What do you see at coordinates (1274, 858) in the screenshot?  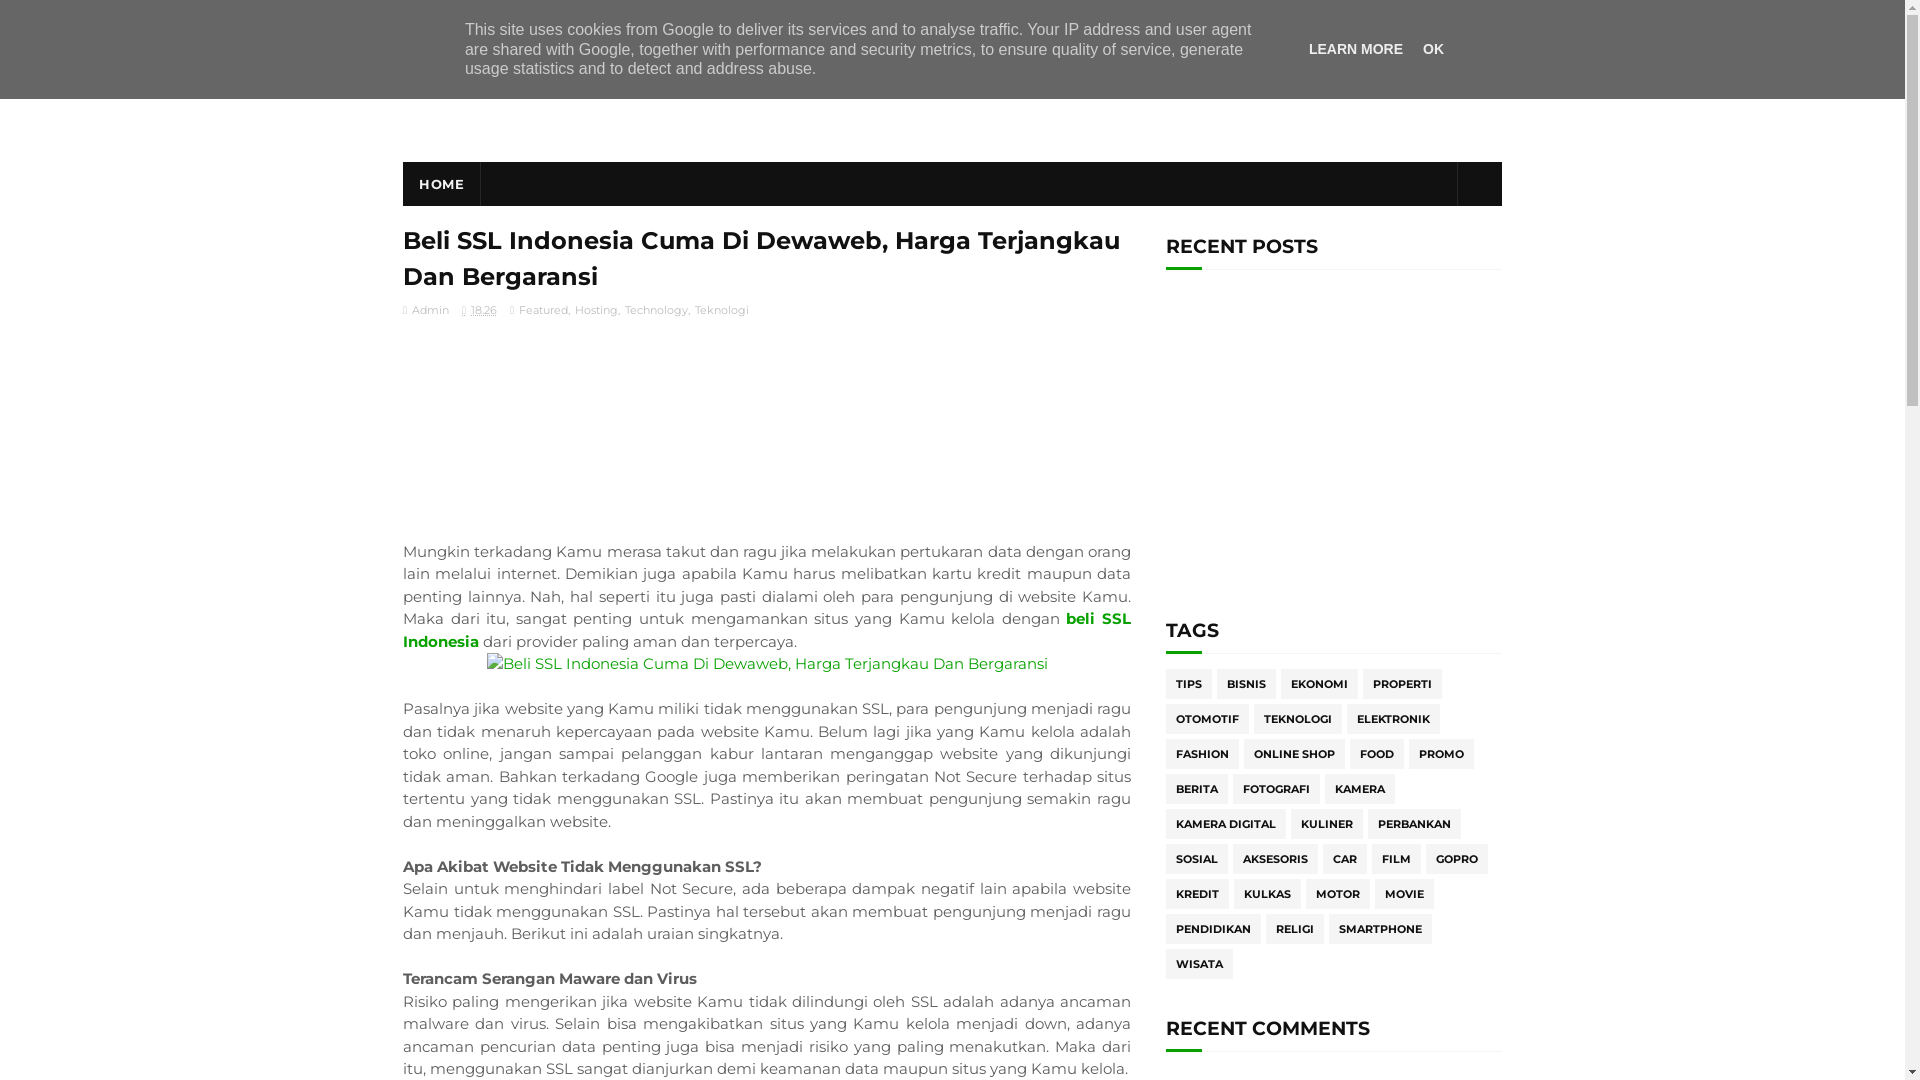 I see `'AKSESORIS'` at bounding box center [1274, 858].